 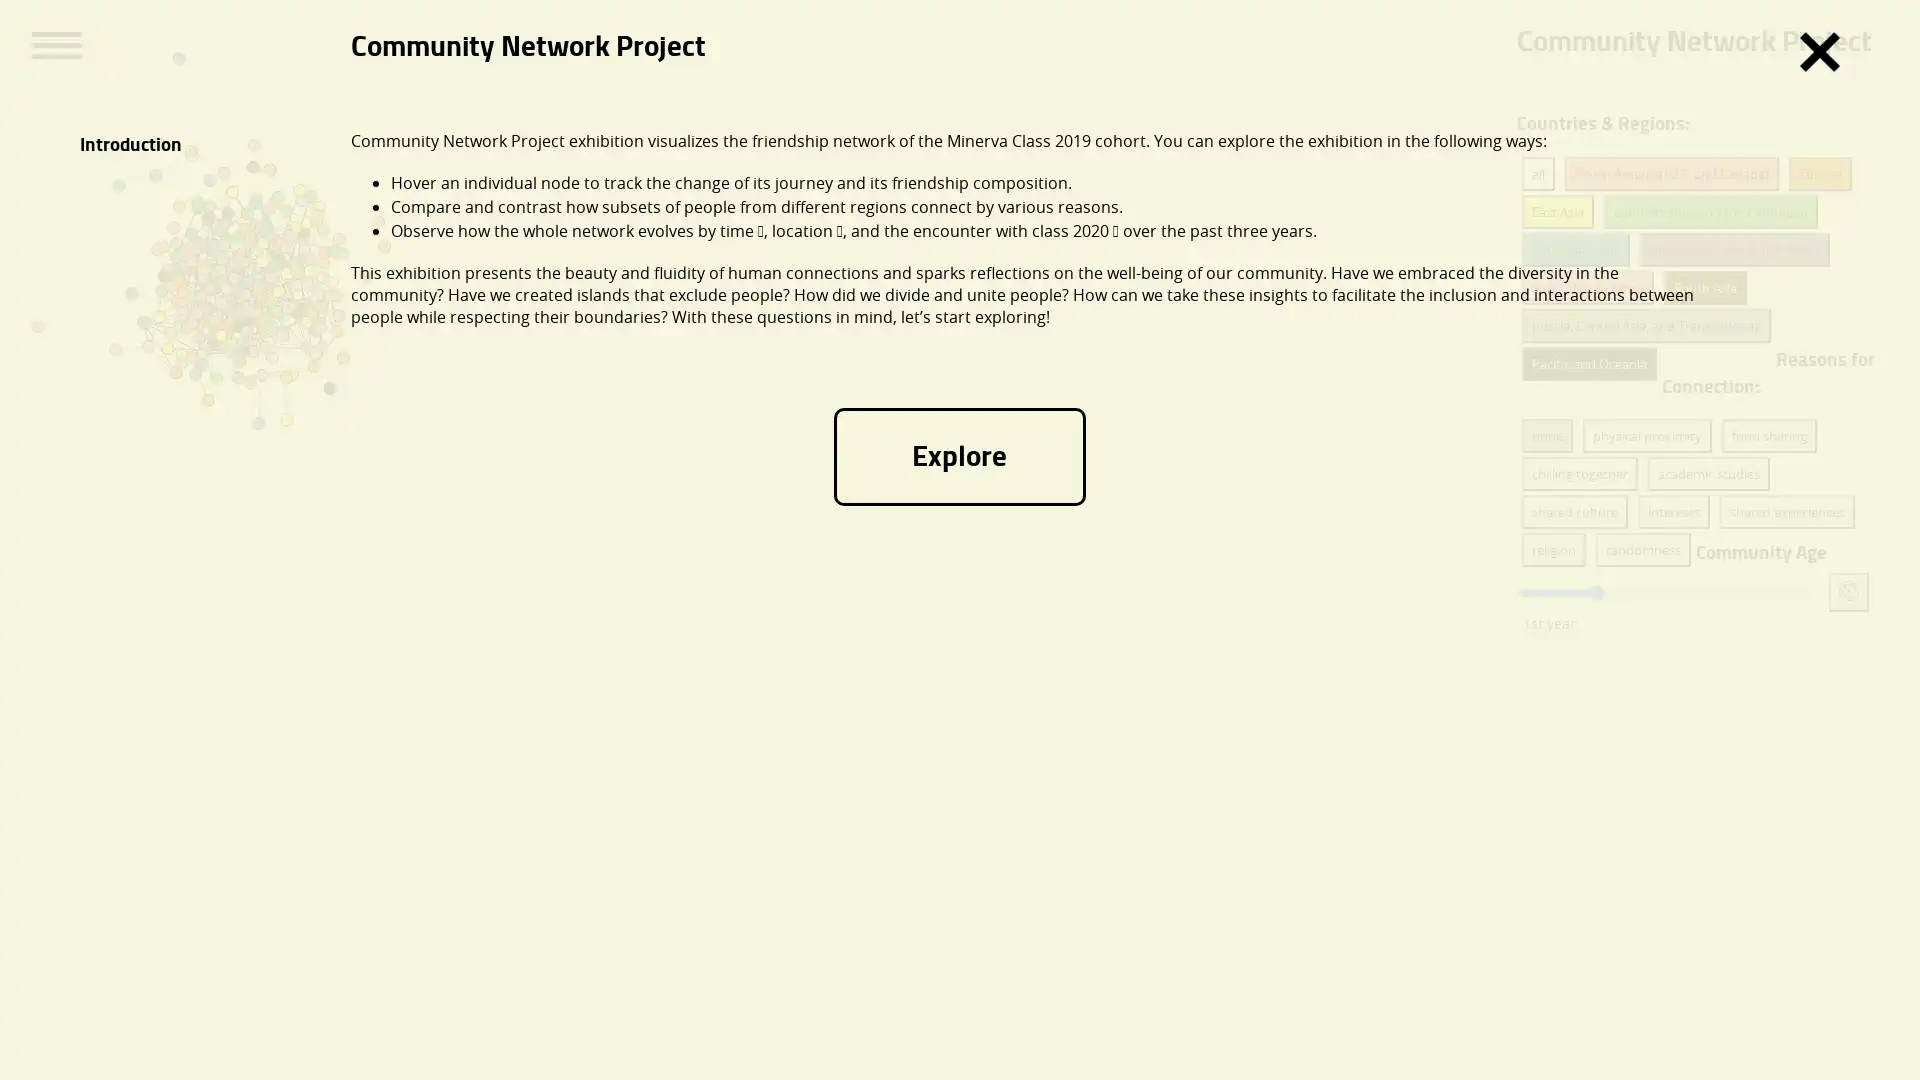 I want to click on shared culture, so click(x=1573, y=511).